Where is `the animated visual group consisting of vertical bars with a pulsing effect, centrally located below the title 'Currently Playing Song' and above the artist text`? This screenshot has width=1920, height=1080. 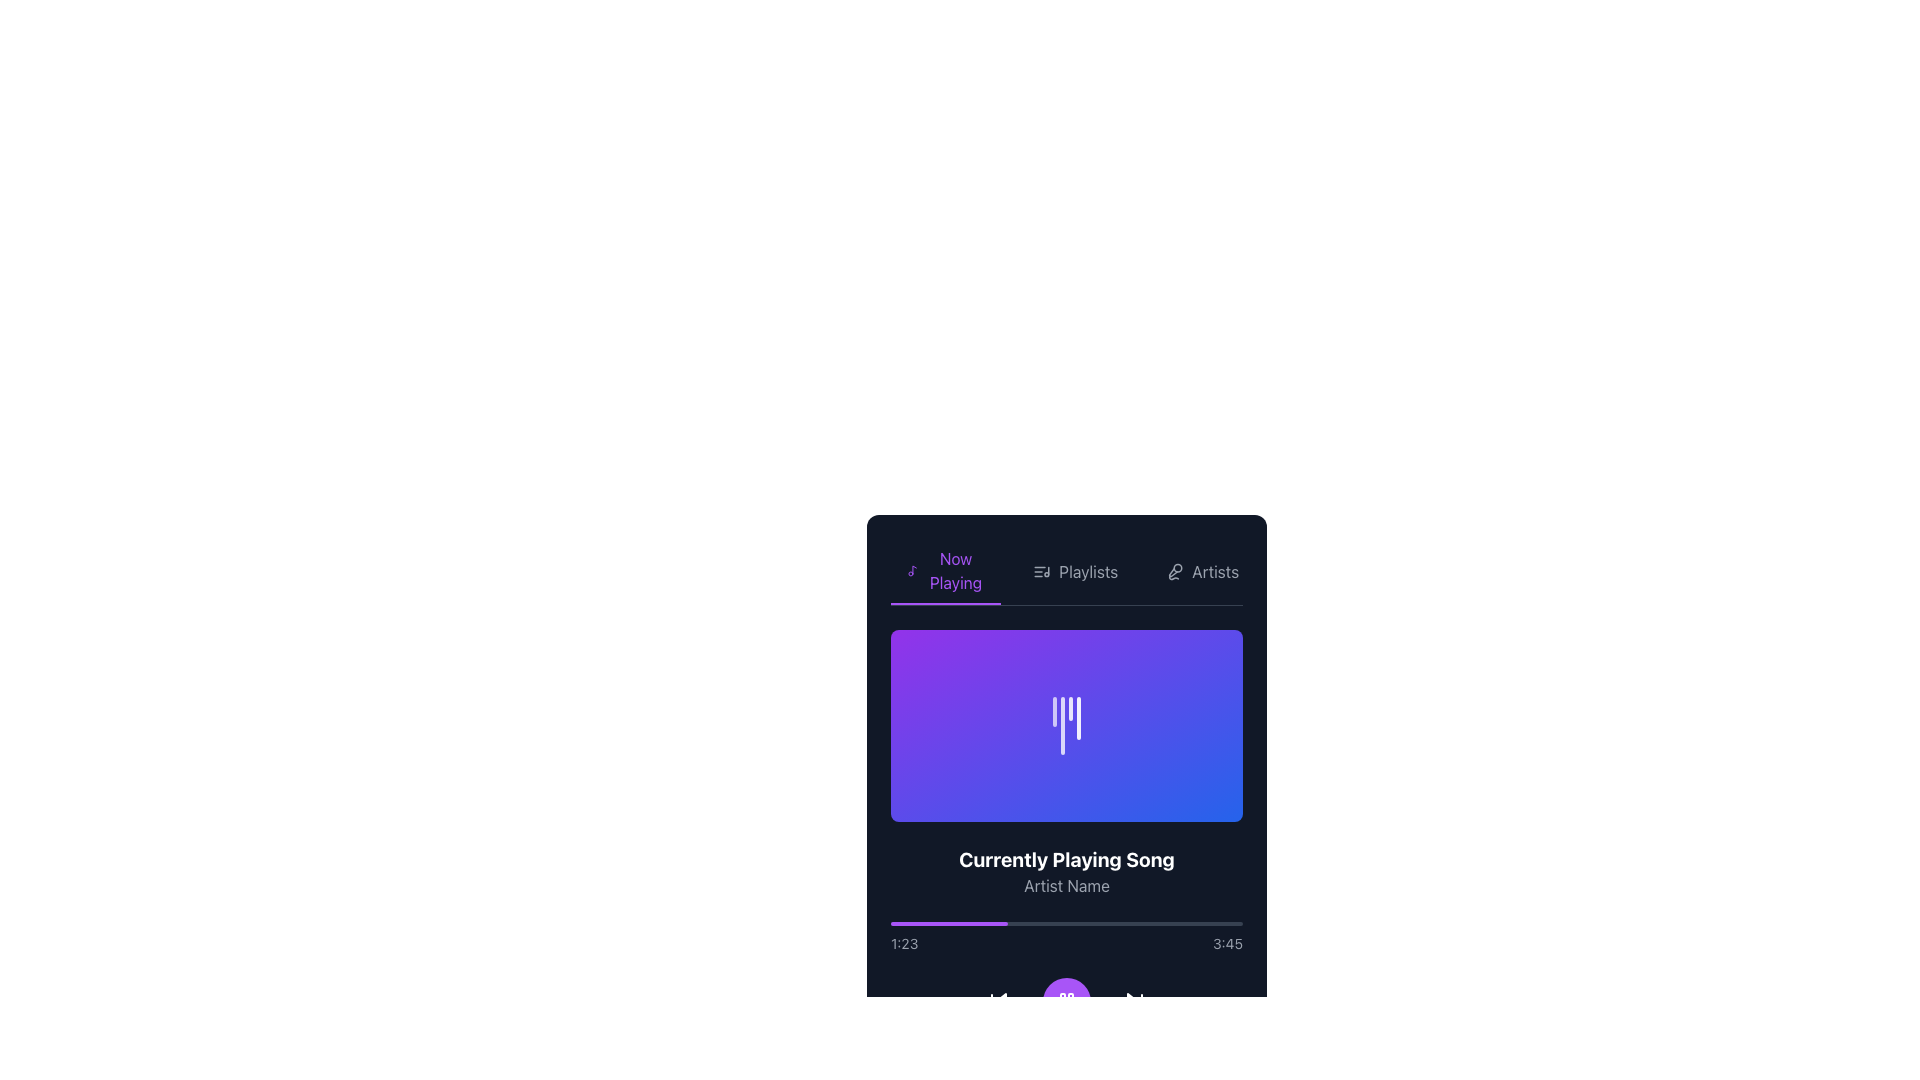 the animated visual group consisting of vertical bars with a pulsing effect, centrally located below the title 'Currently Playing Song' and above the artist text is located at coordinates (1065, 725).